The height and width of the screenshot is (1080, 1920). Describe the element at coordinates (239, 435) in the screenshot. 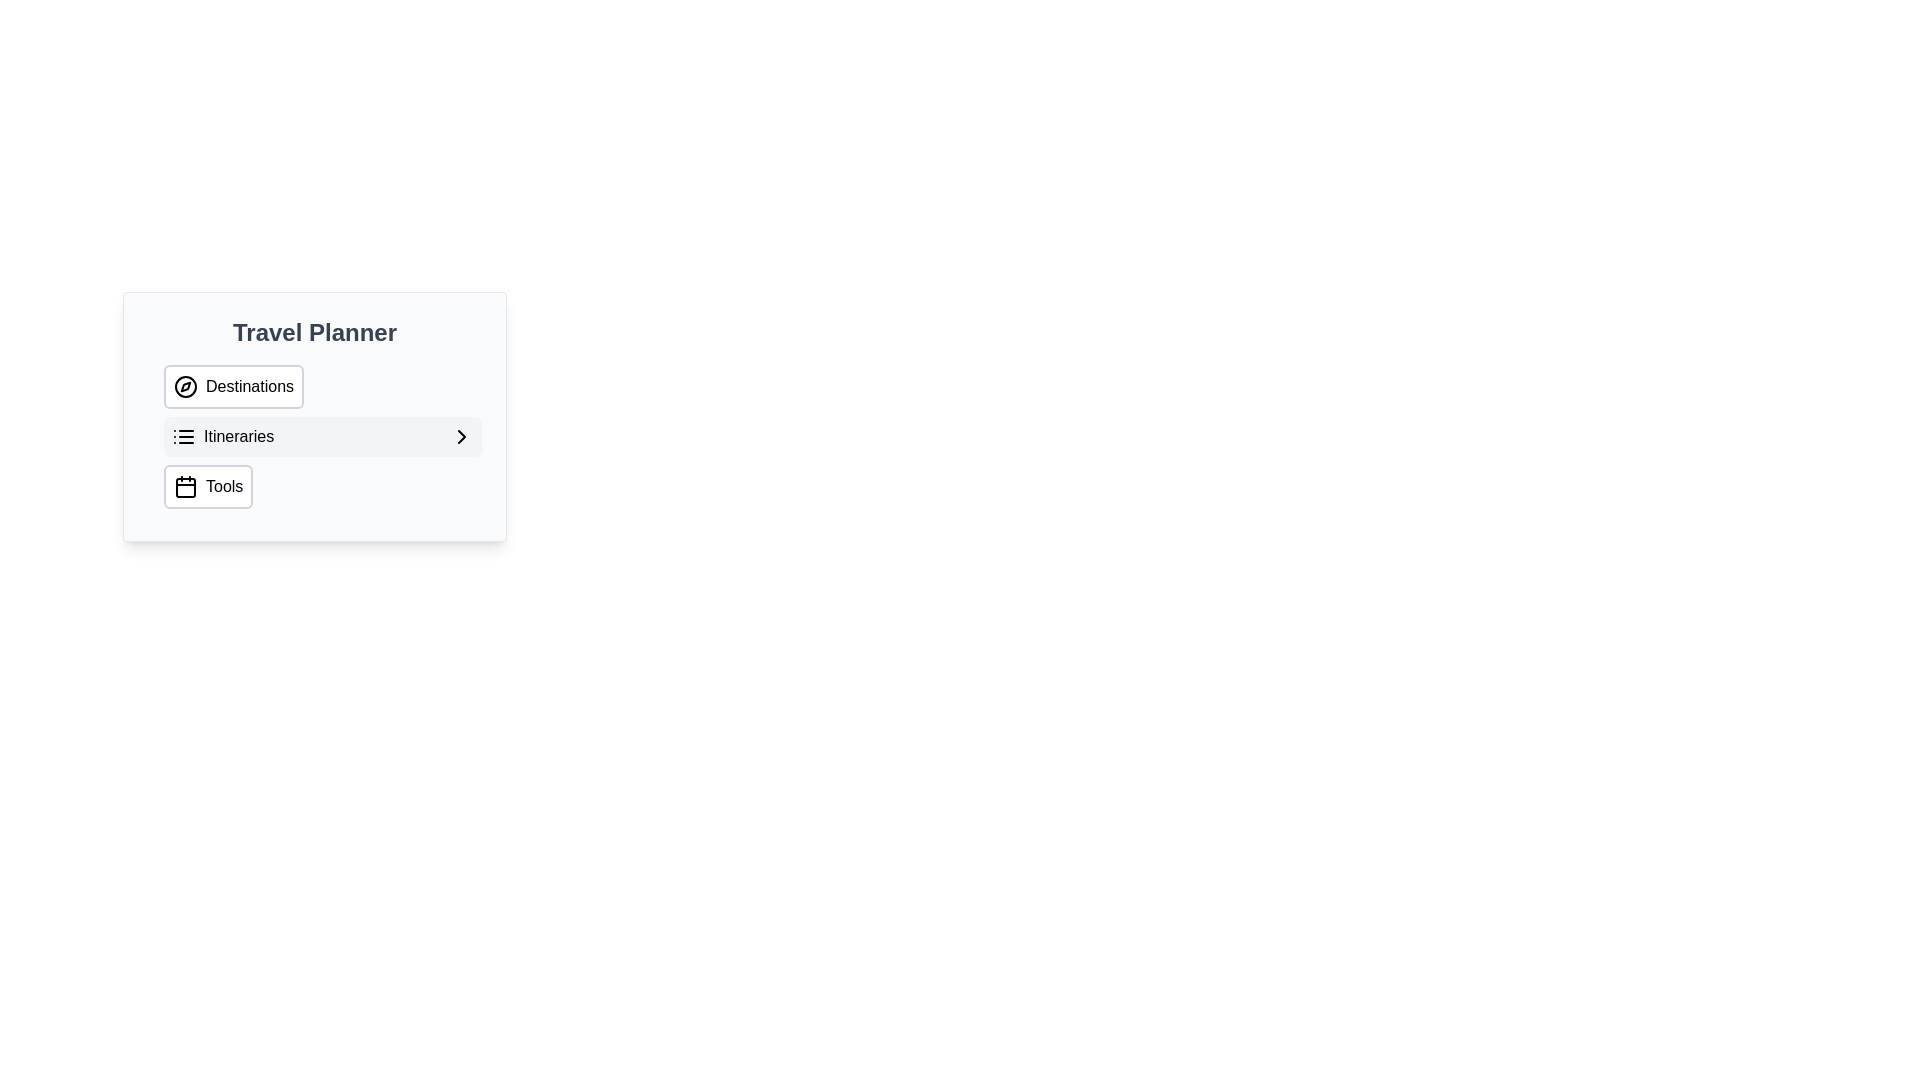

I see `the 'Itineraries' text label` at that location.